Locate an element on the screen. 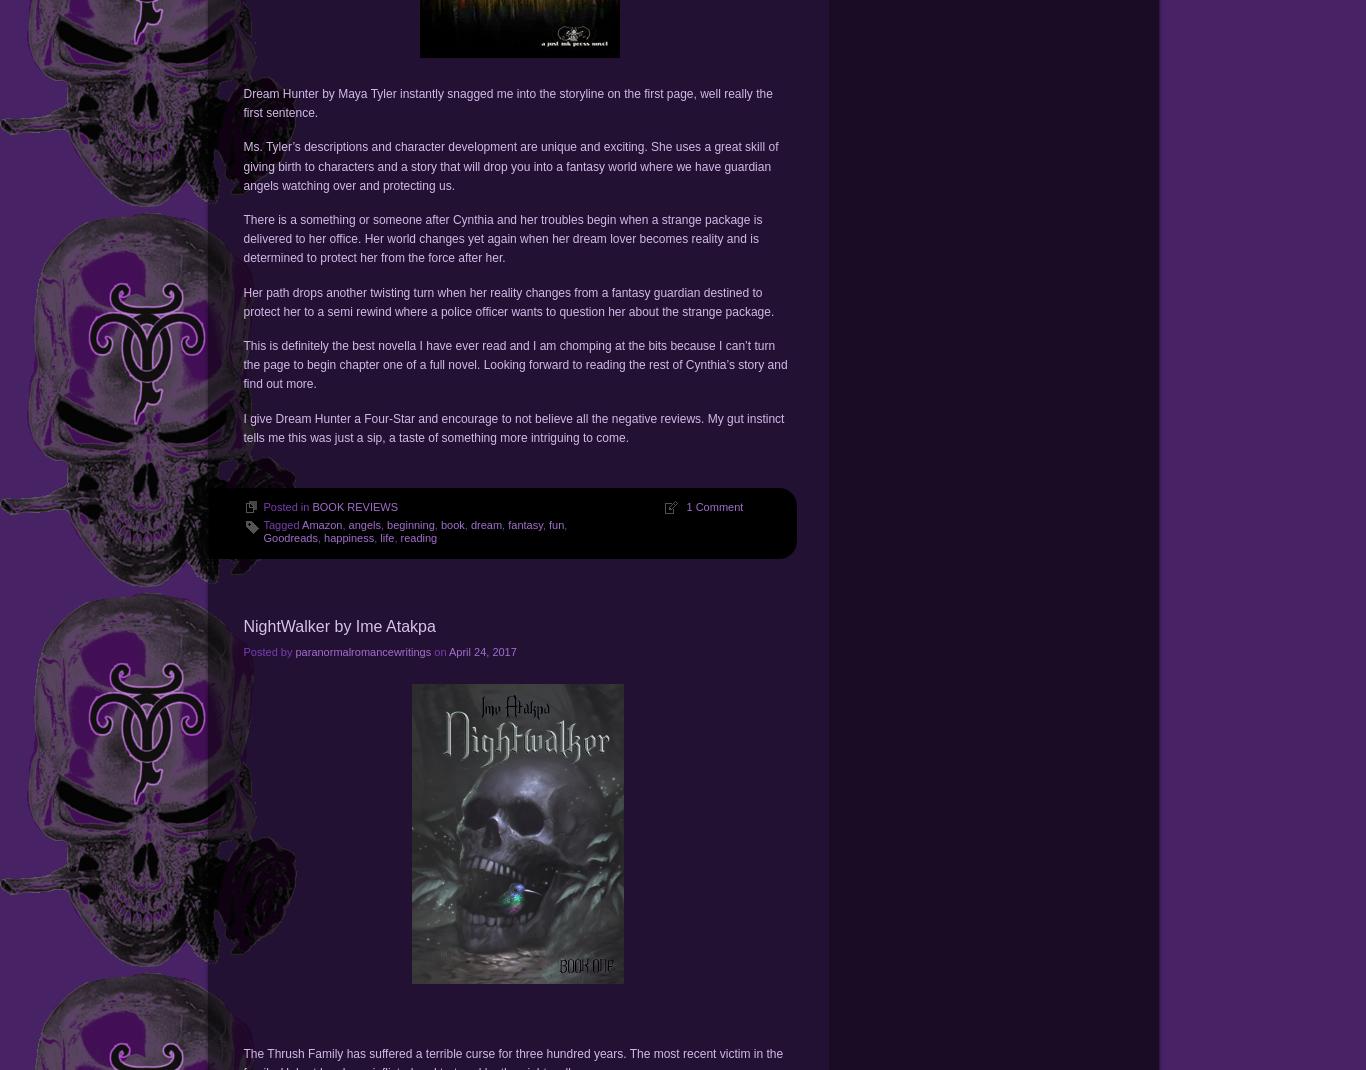 Image resolution: width=1366 pixels, height=1070 pixels. 'Posted by' is located at coordinates (268, 650).